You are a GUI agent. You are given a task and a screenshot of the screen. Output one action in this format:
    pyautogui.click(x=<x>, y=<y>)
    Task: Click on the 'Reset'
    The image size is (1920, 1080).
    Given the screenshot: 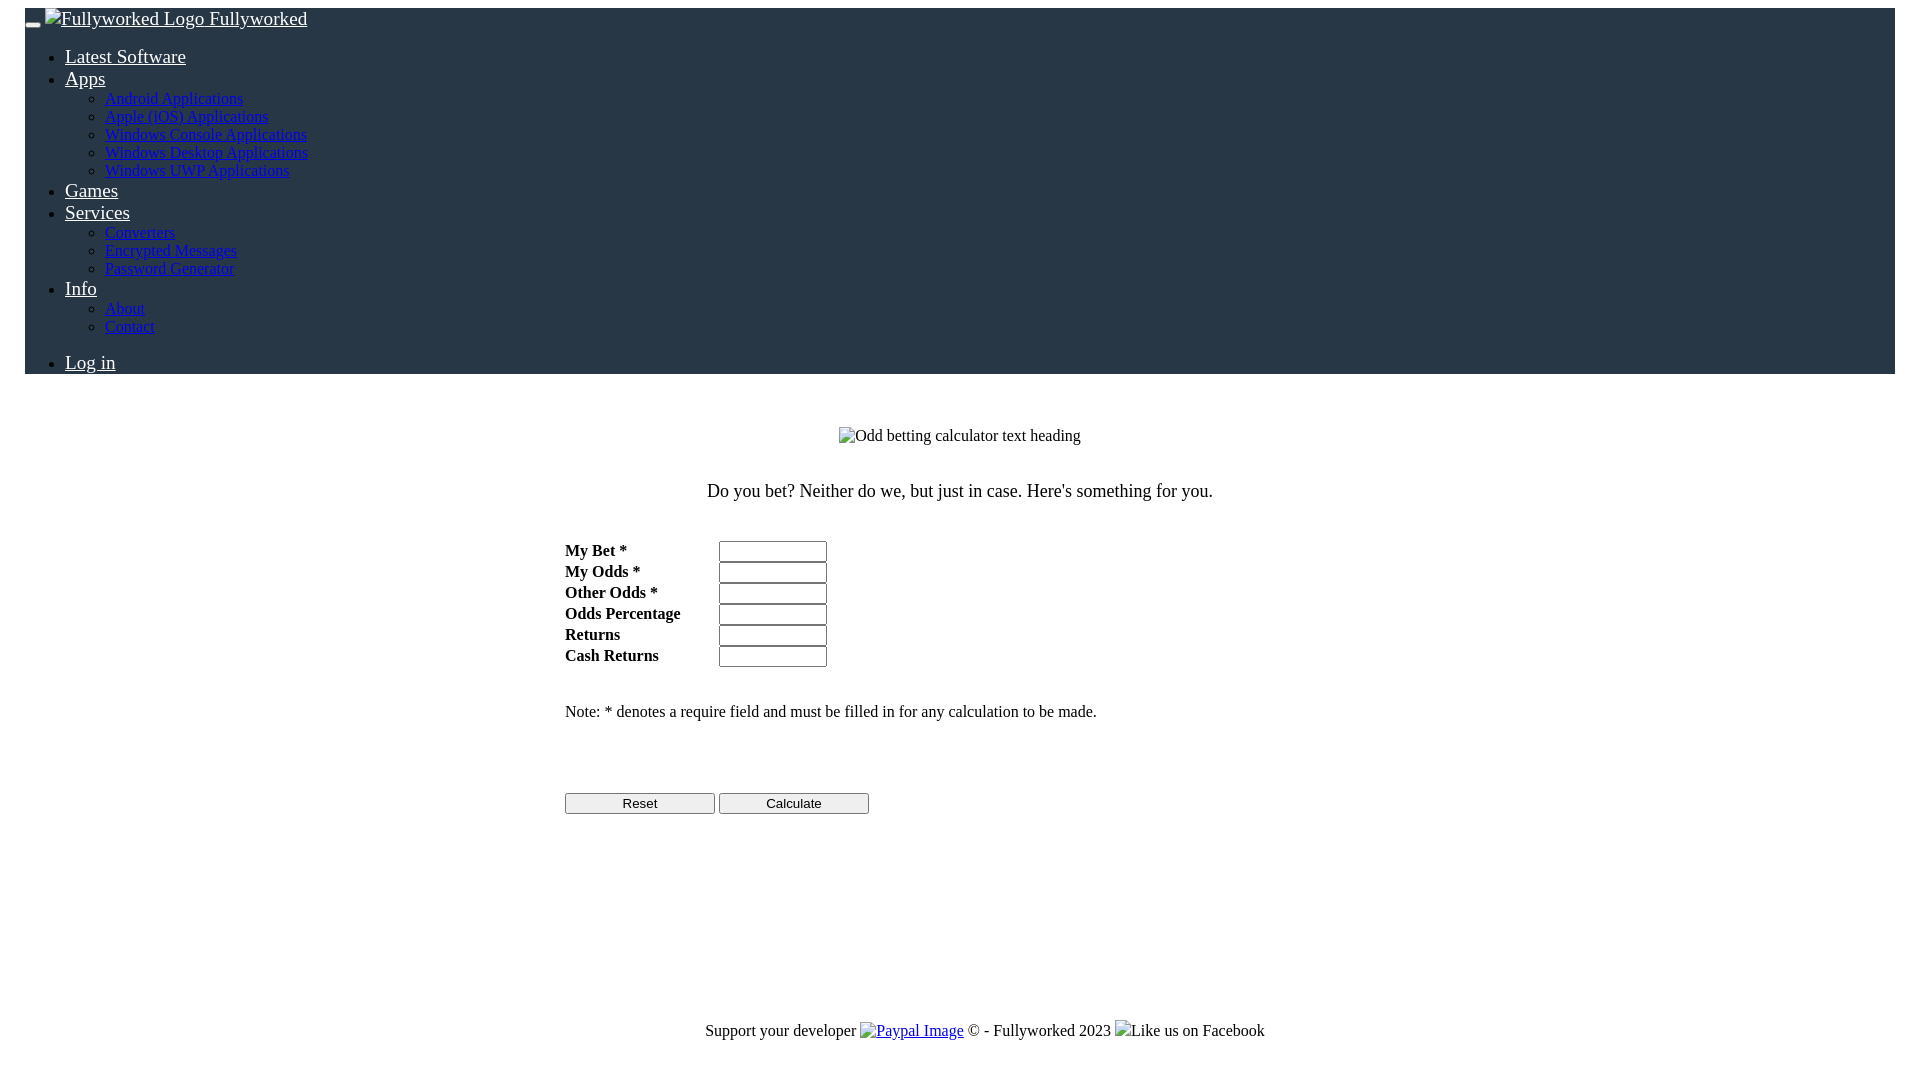 What is the action you would take?
    pyautogui.click(x=638, y=802)
    